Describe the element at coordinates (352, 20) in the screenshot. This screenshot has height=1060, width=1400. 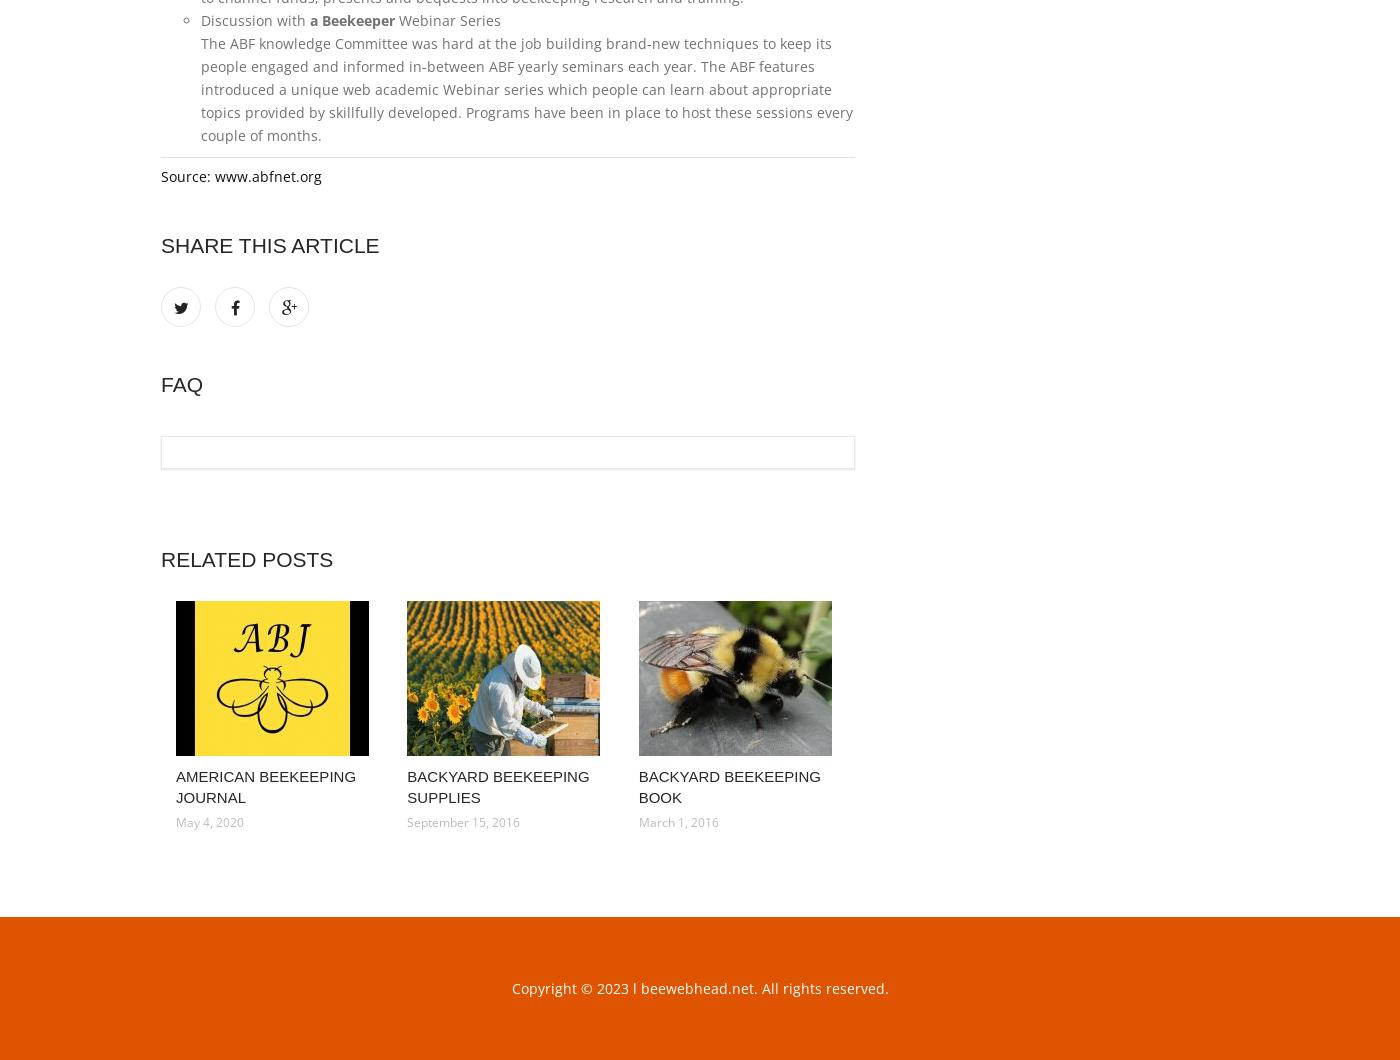
I see `'a Beekeeper'` at that location.